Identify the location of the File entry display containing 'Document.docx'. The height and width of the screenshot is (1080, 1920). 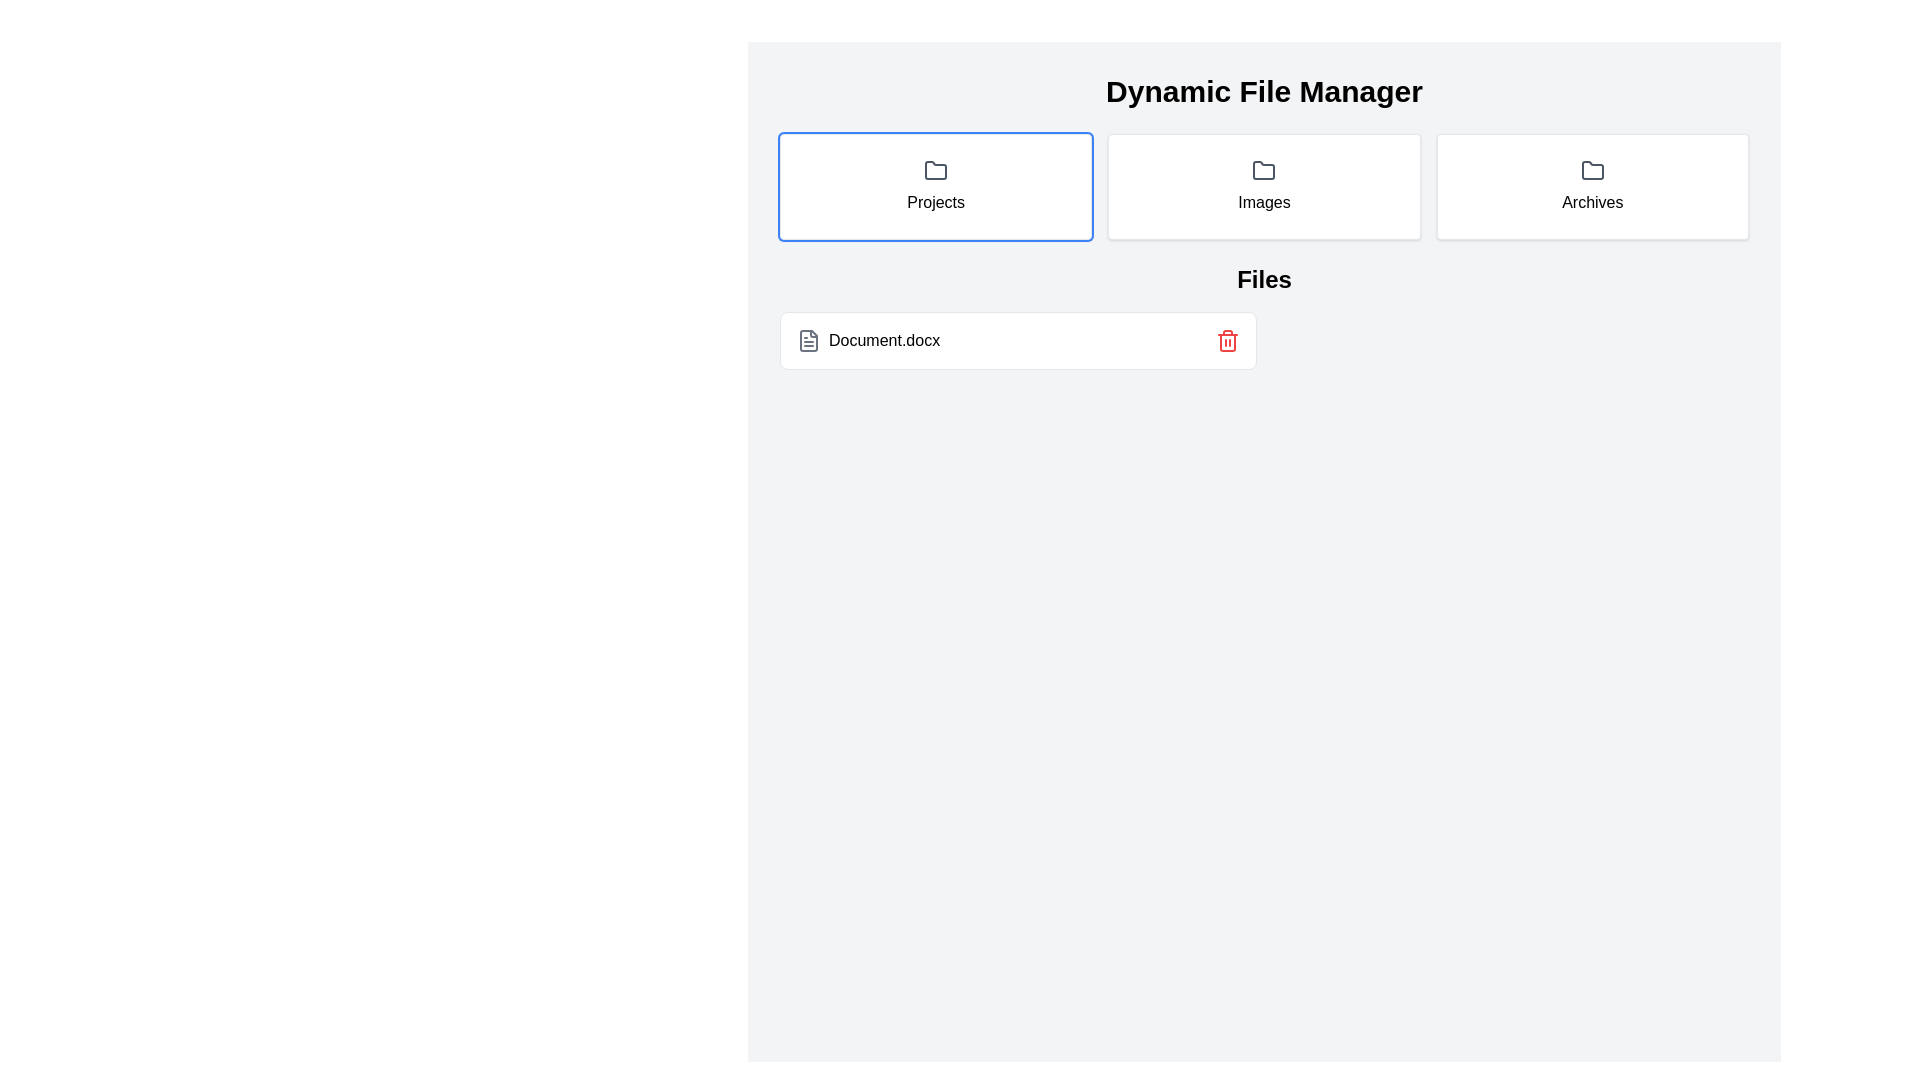
(1263, 339).